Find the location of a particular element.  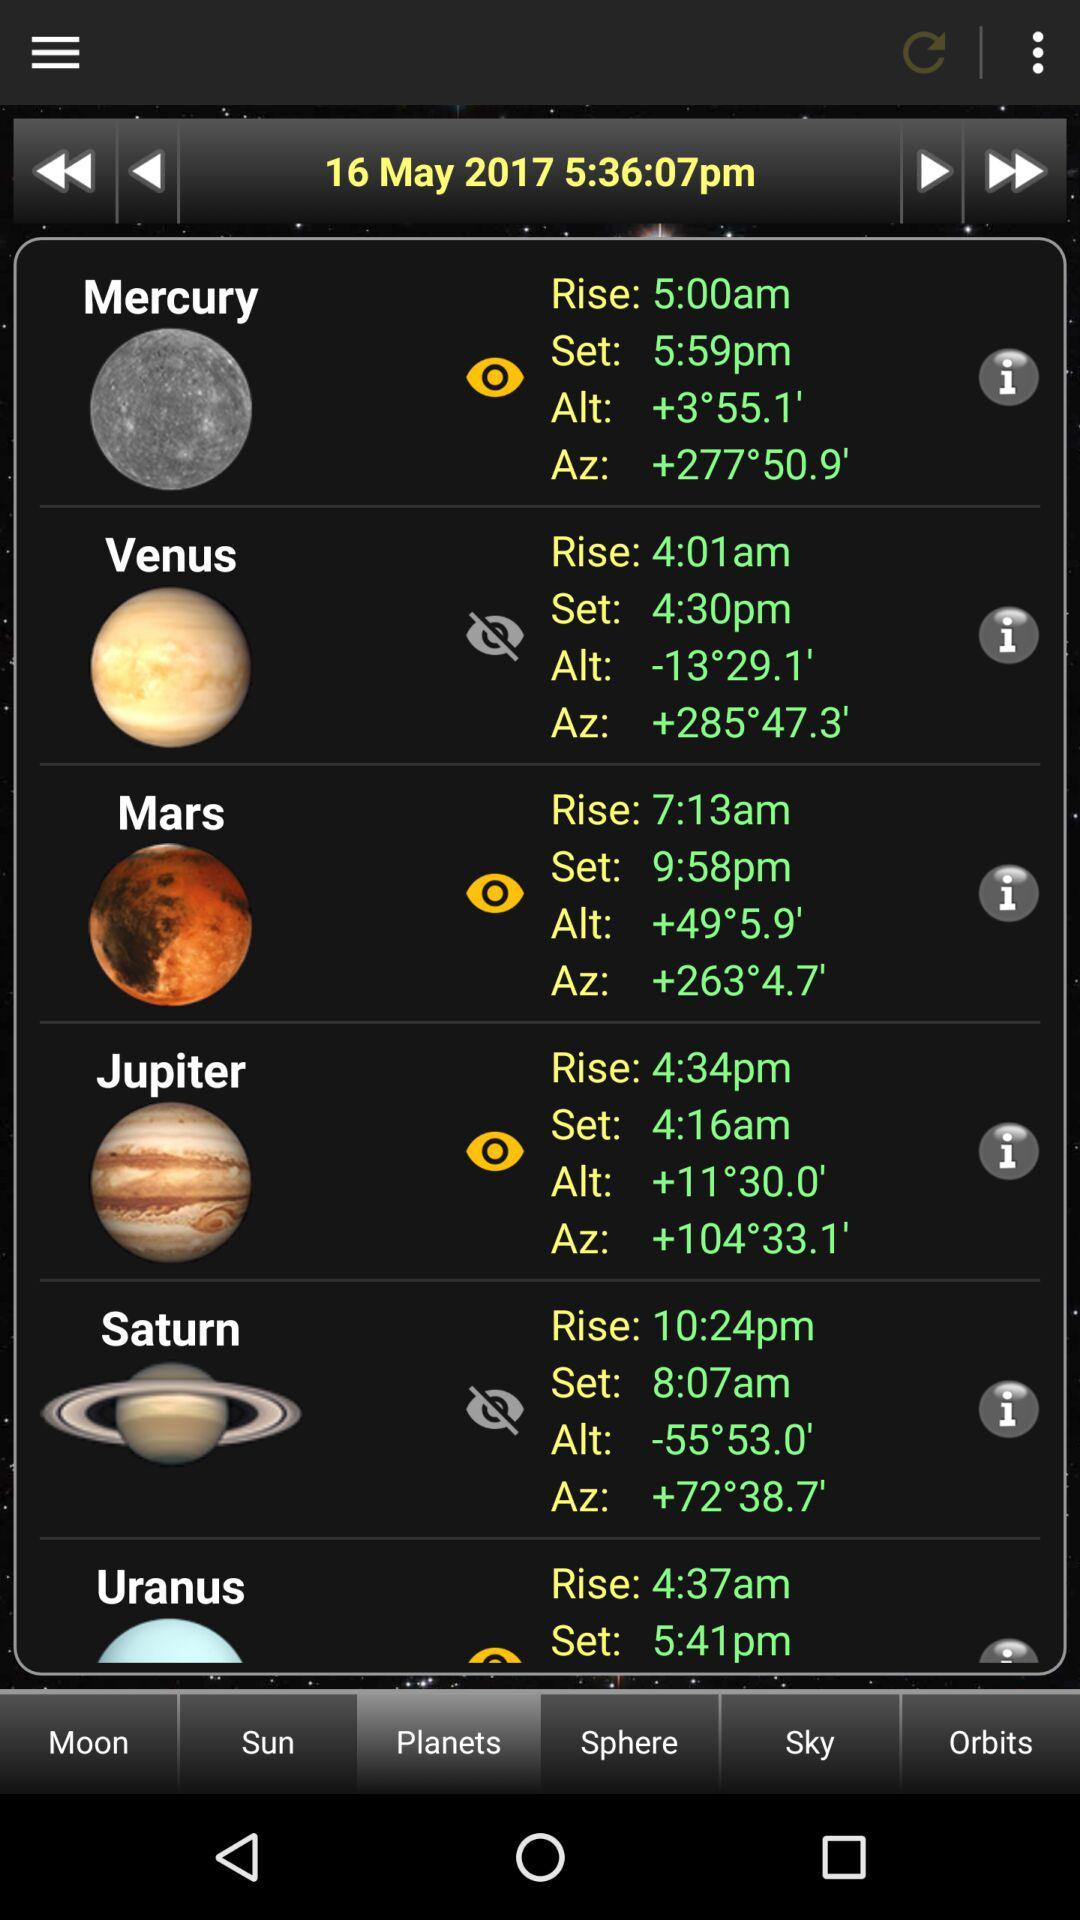

information about uranus is located at coordinates (1008, 1649).